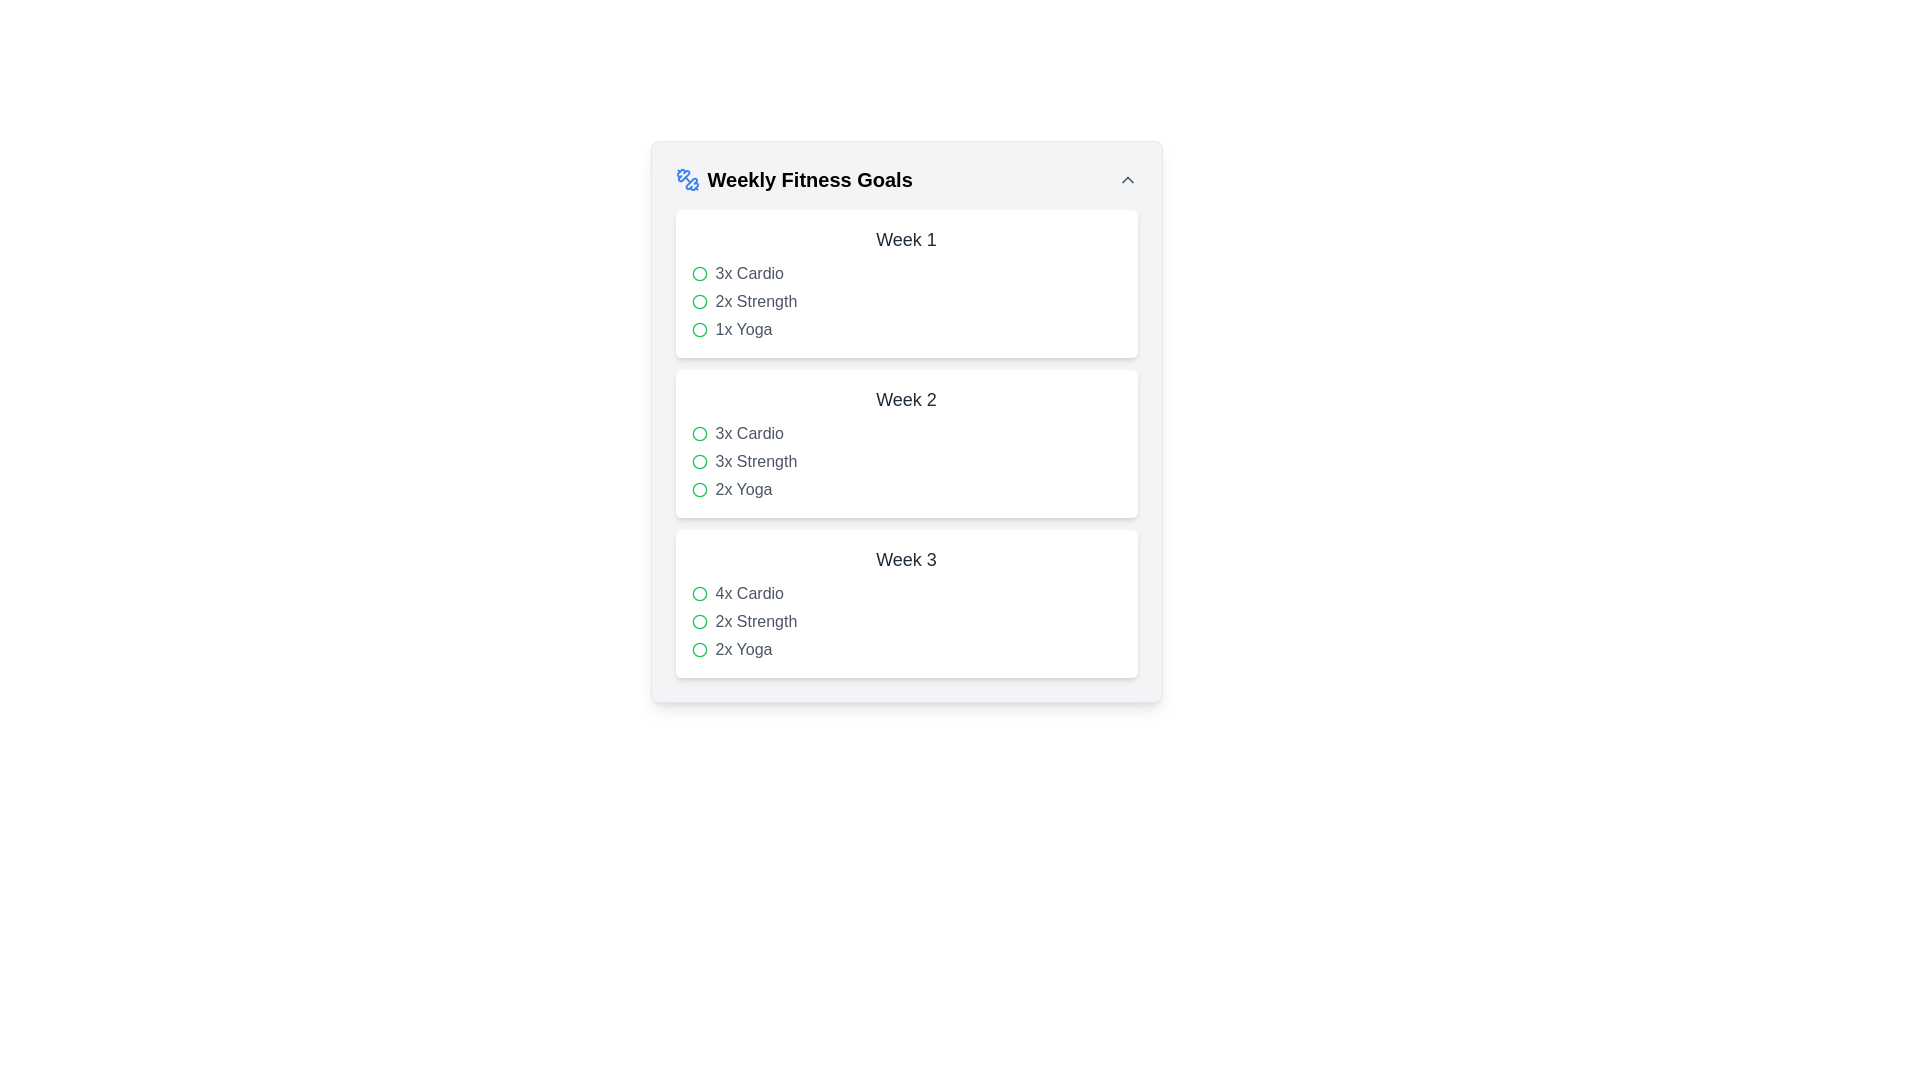 Image resolution: width=1920 pixels, height=1080 pixels. Describe the element at coordinates (699, 462) in the screenshot. I see `the circular status indicator located to the left of the text '3x Strength' in the second section under 'Weekly Fitness Goals'` at that location.